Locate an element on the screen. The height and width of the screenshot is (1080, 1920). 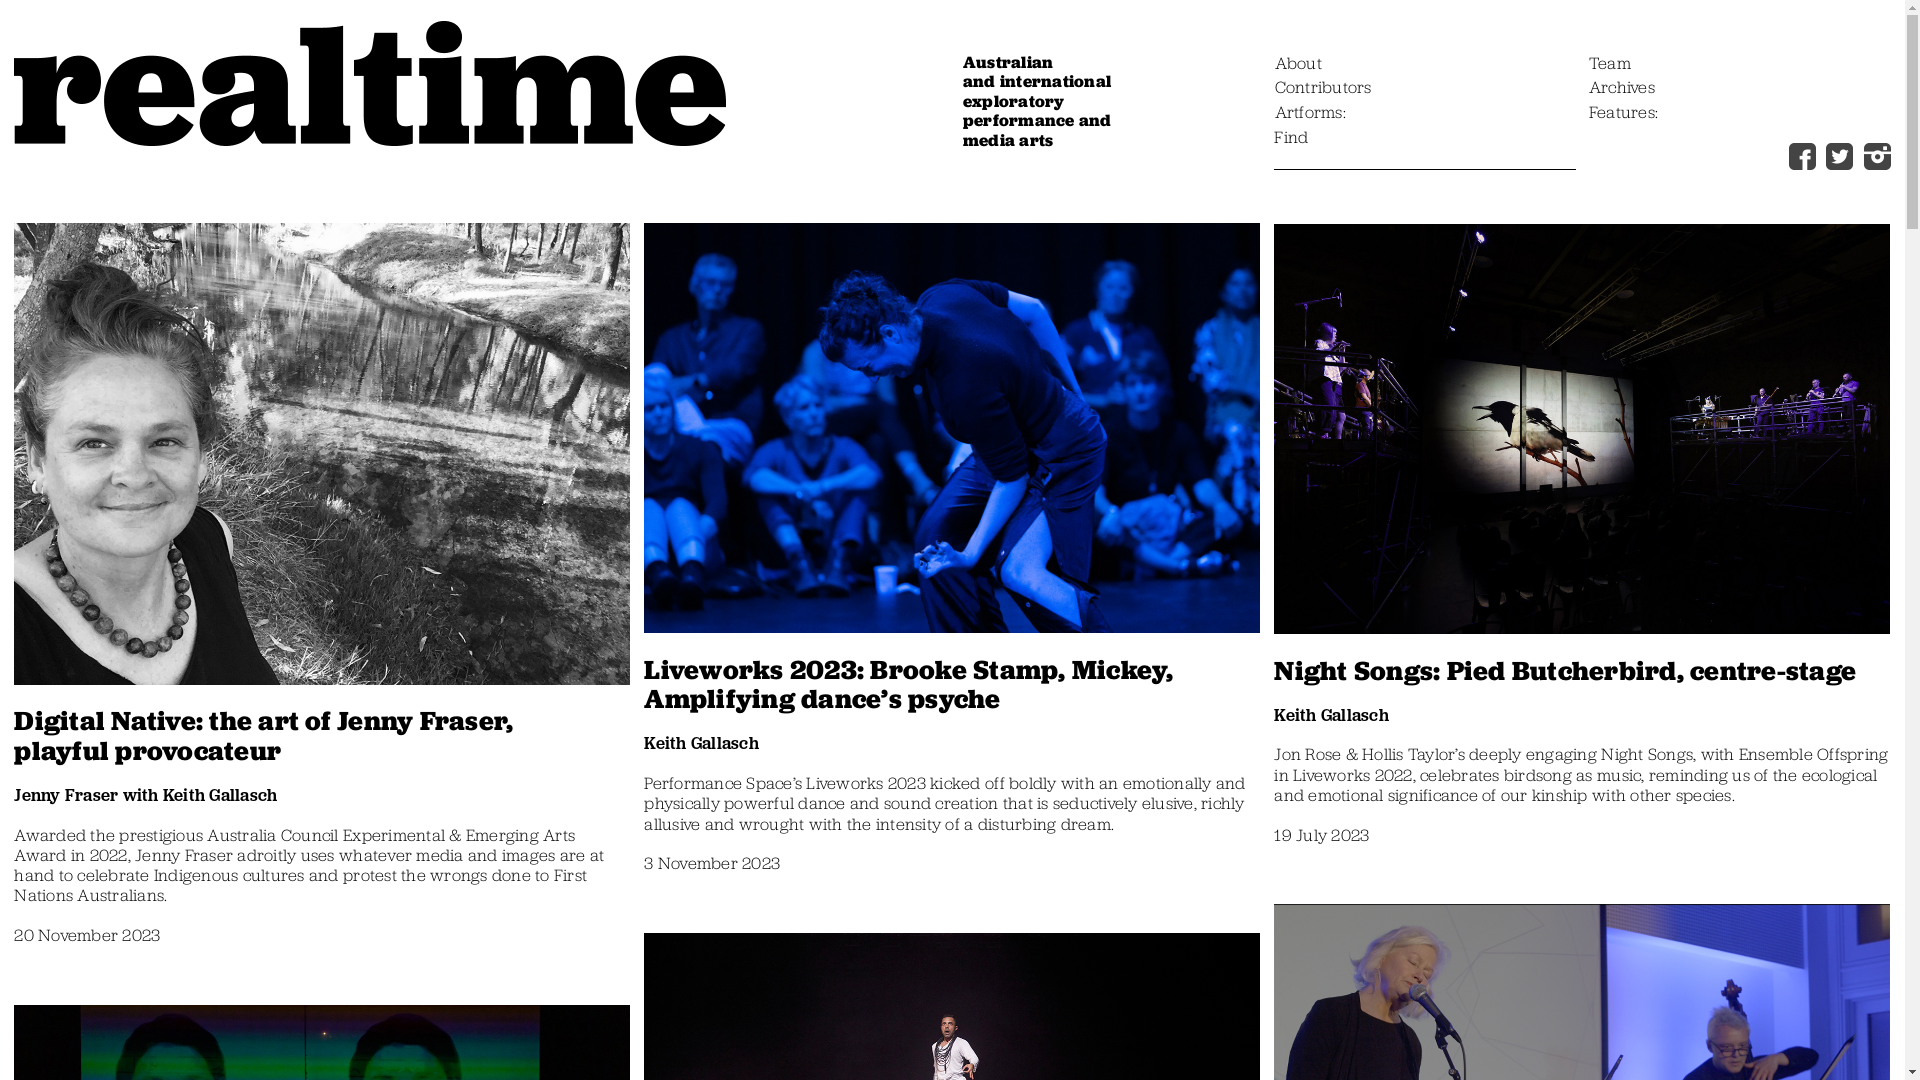
'Contributors' is located at coordinates (1323, 87).